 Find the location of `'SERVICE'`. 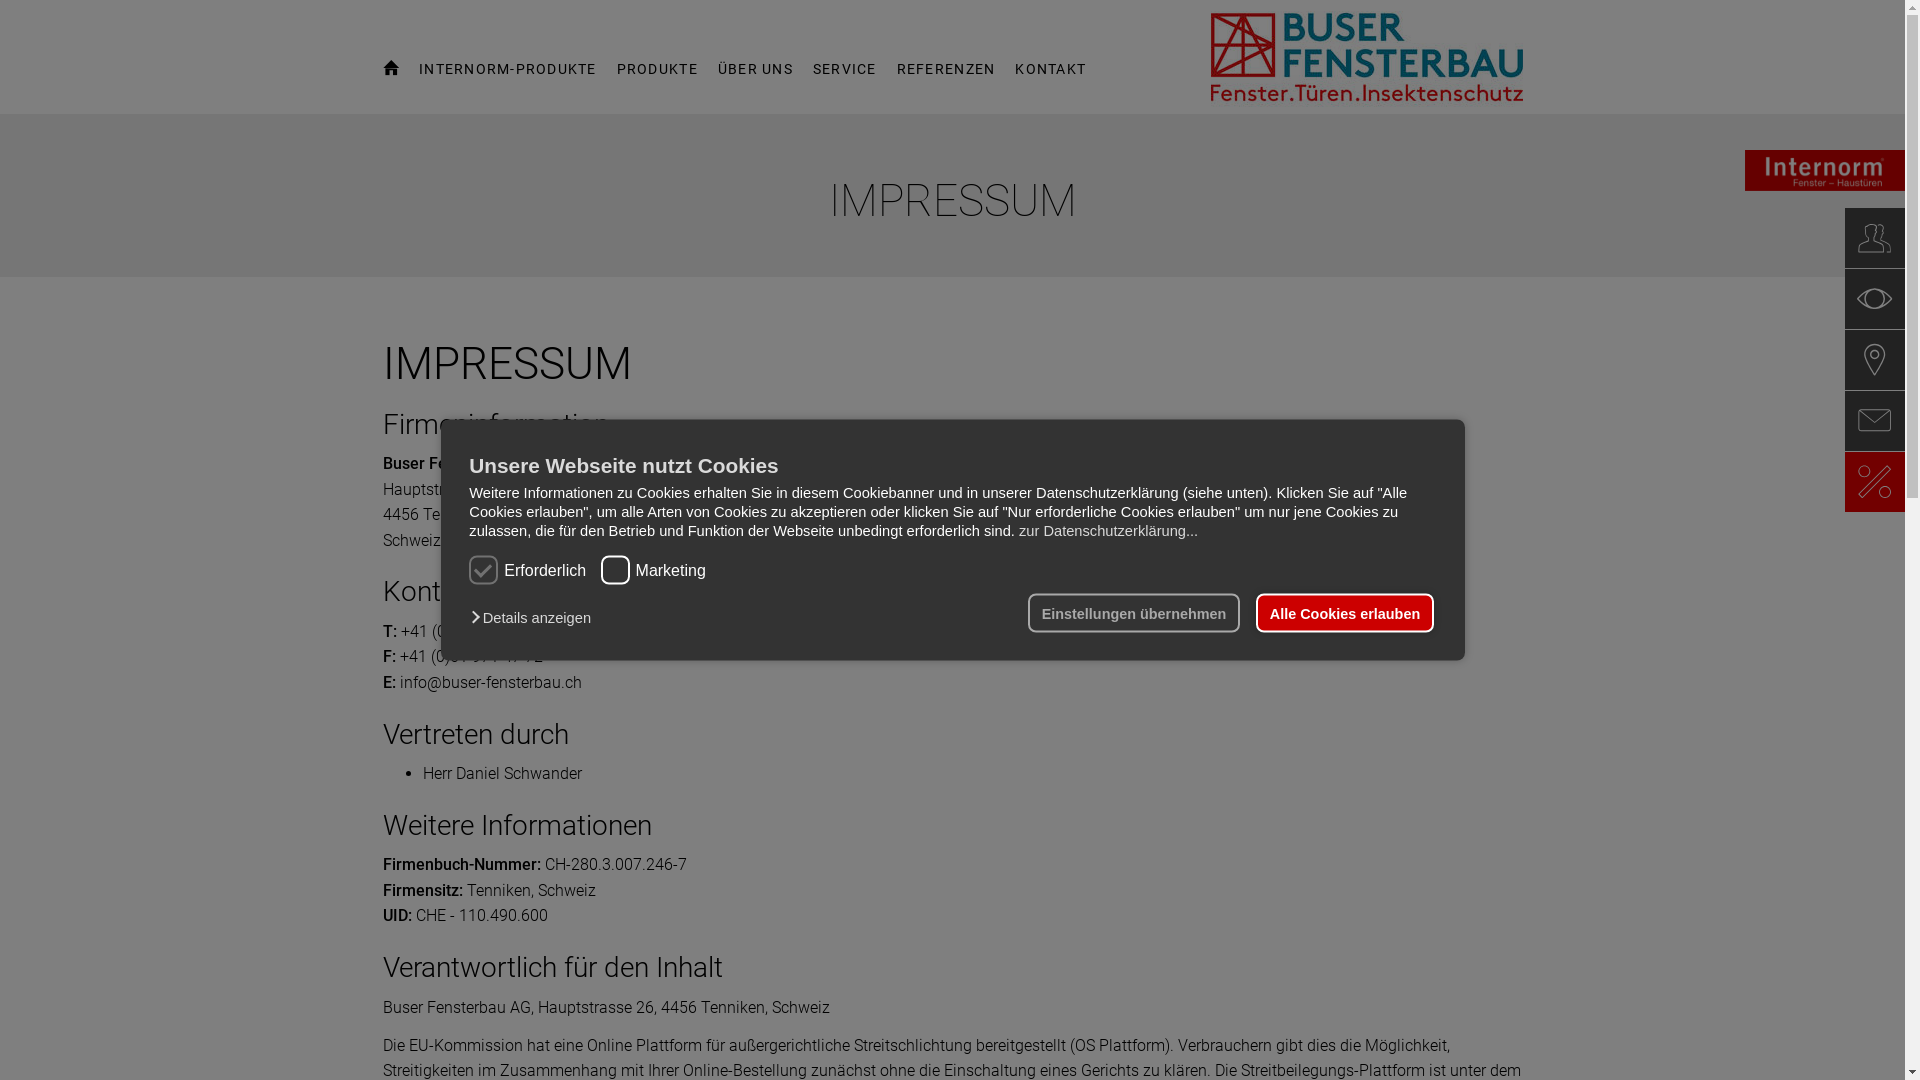

'SERVICE' is located at coordinates (844, 77).